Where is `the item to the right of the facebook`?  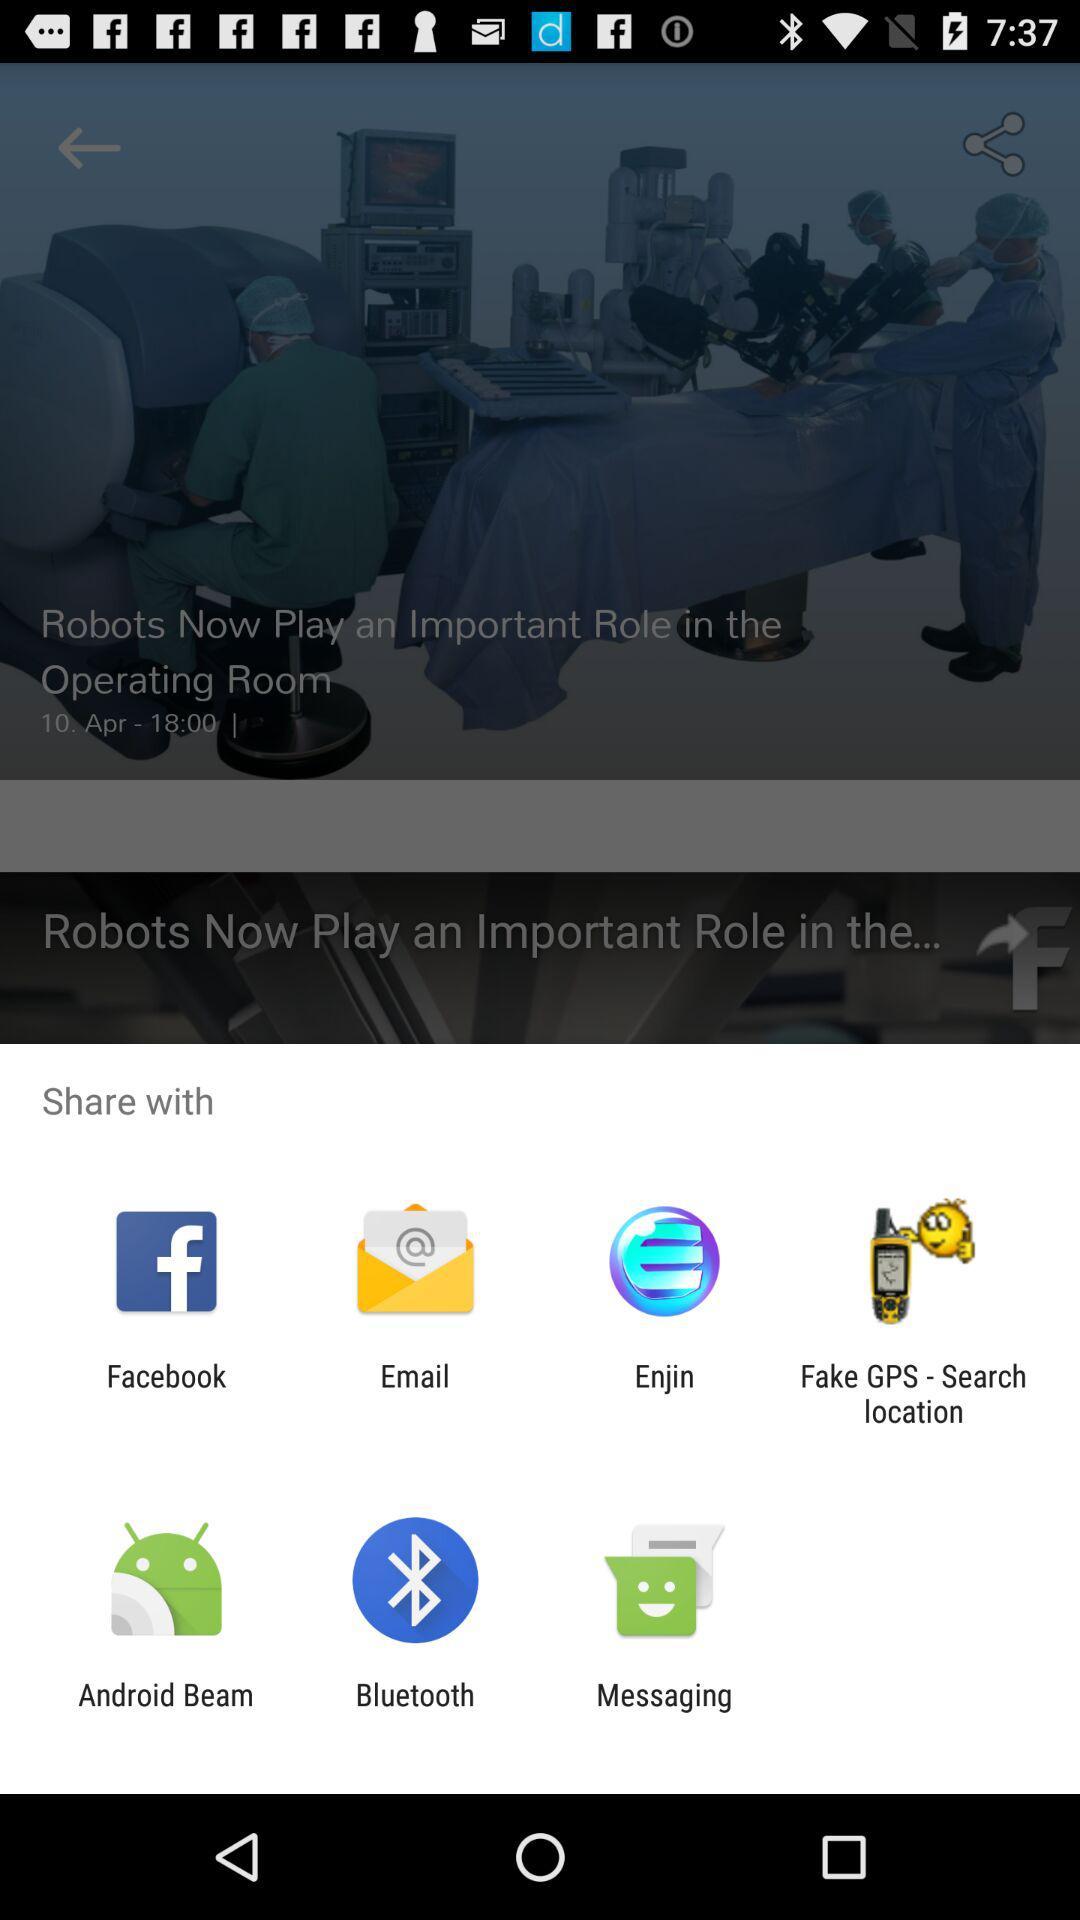
the item to the right of the facebook is located at coordinates (414, 1392).